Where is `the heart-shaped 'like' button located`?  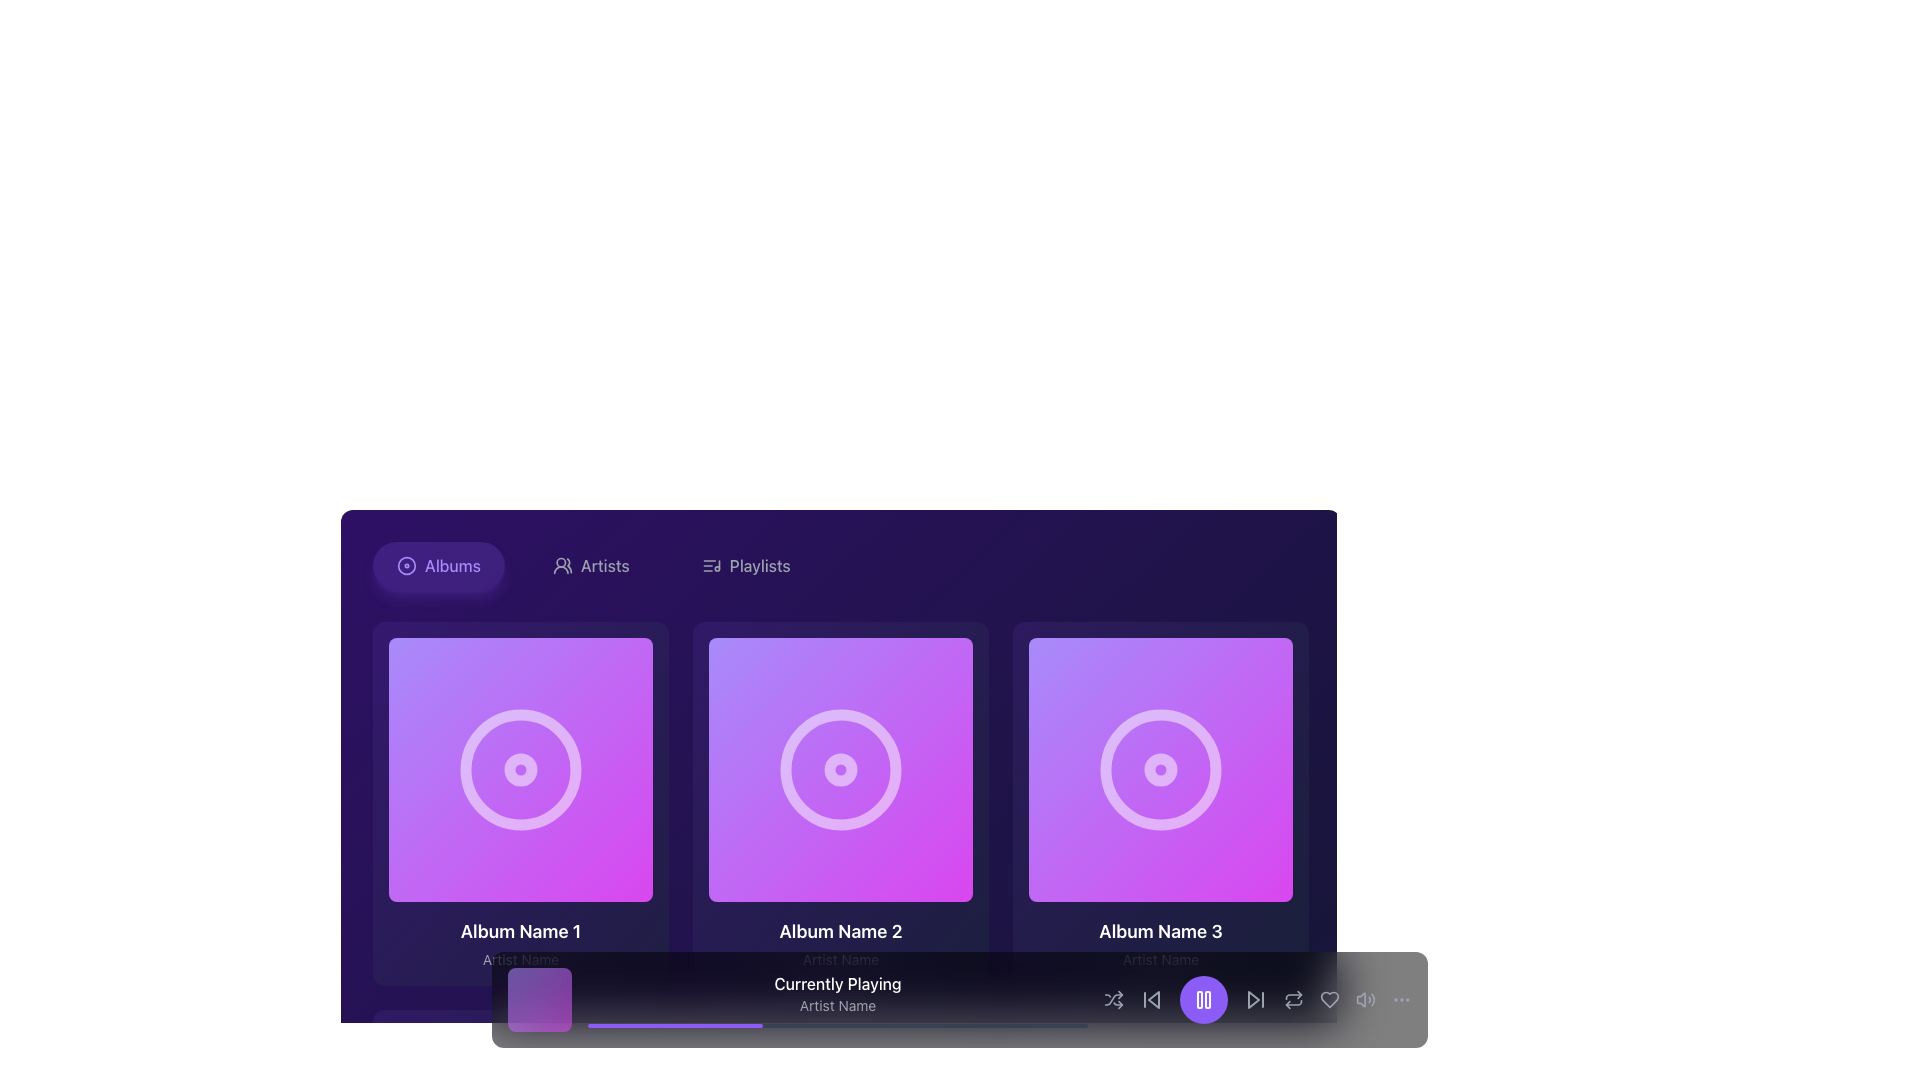
the heart-shaped 'like' button located is located at coordinates (1329, 999).